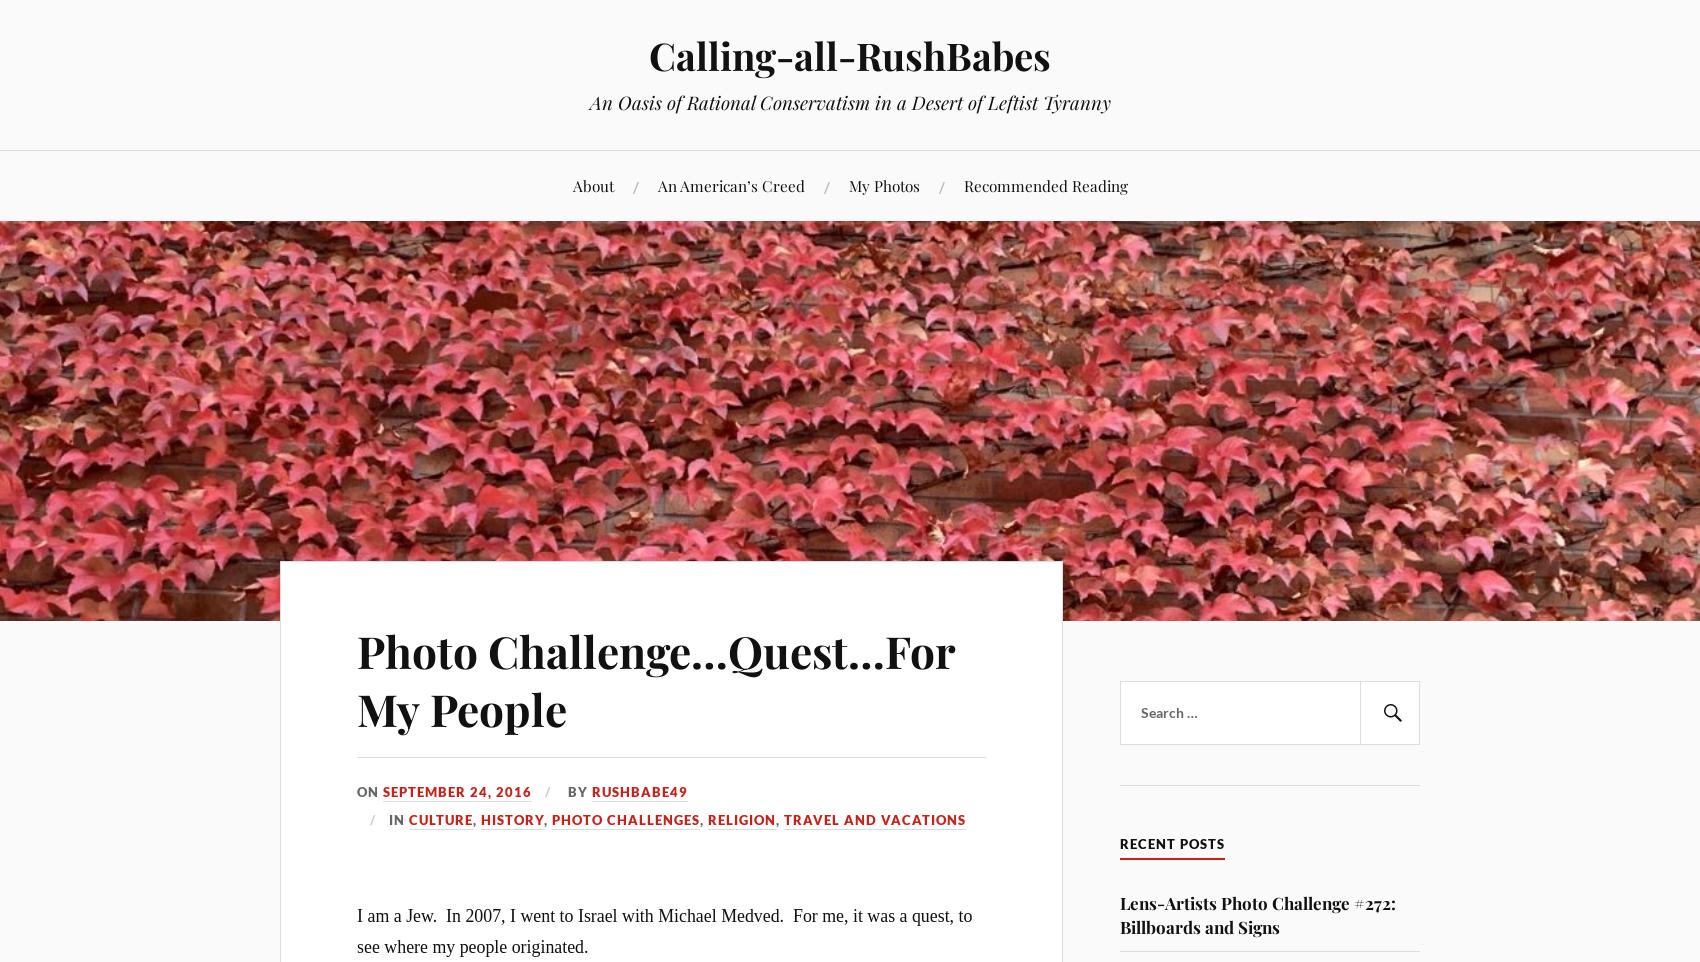 The height and width of the screenshot is (962, 1700). I want to click on 'In', so click(396, 819).